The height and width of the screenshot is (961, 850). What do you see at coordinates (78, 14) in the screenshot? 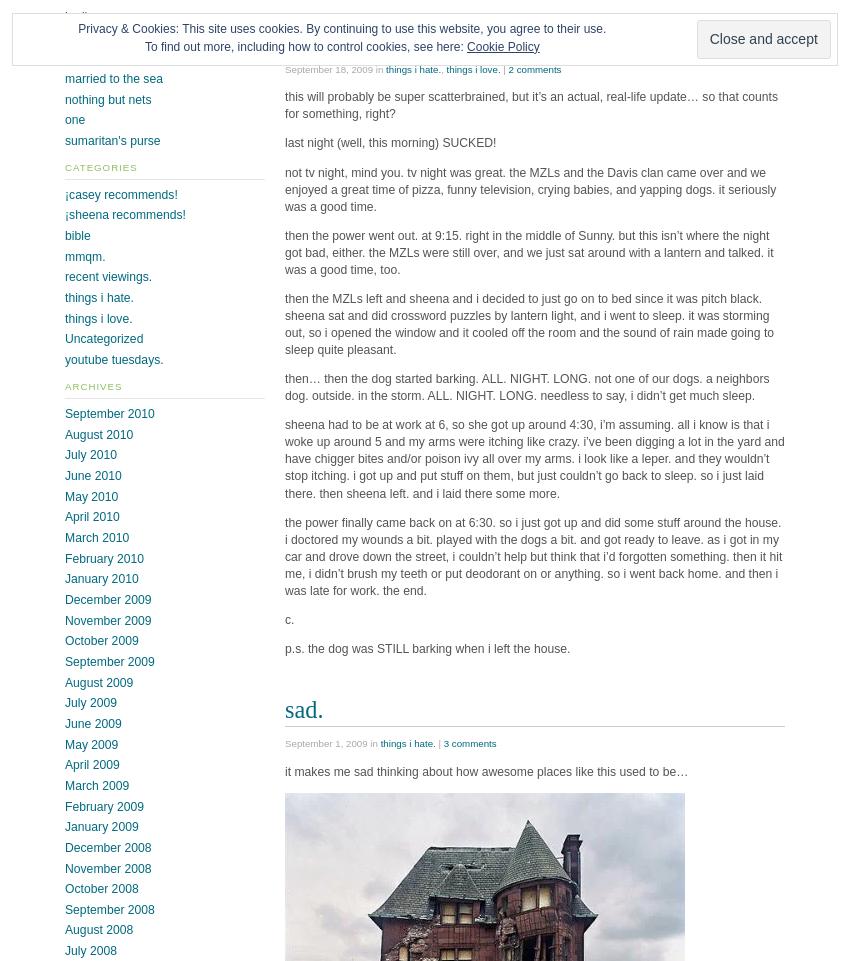
I see `'imdb'` at bounding box center [78, 14].